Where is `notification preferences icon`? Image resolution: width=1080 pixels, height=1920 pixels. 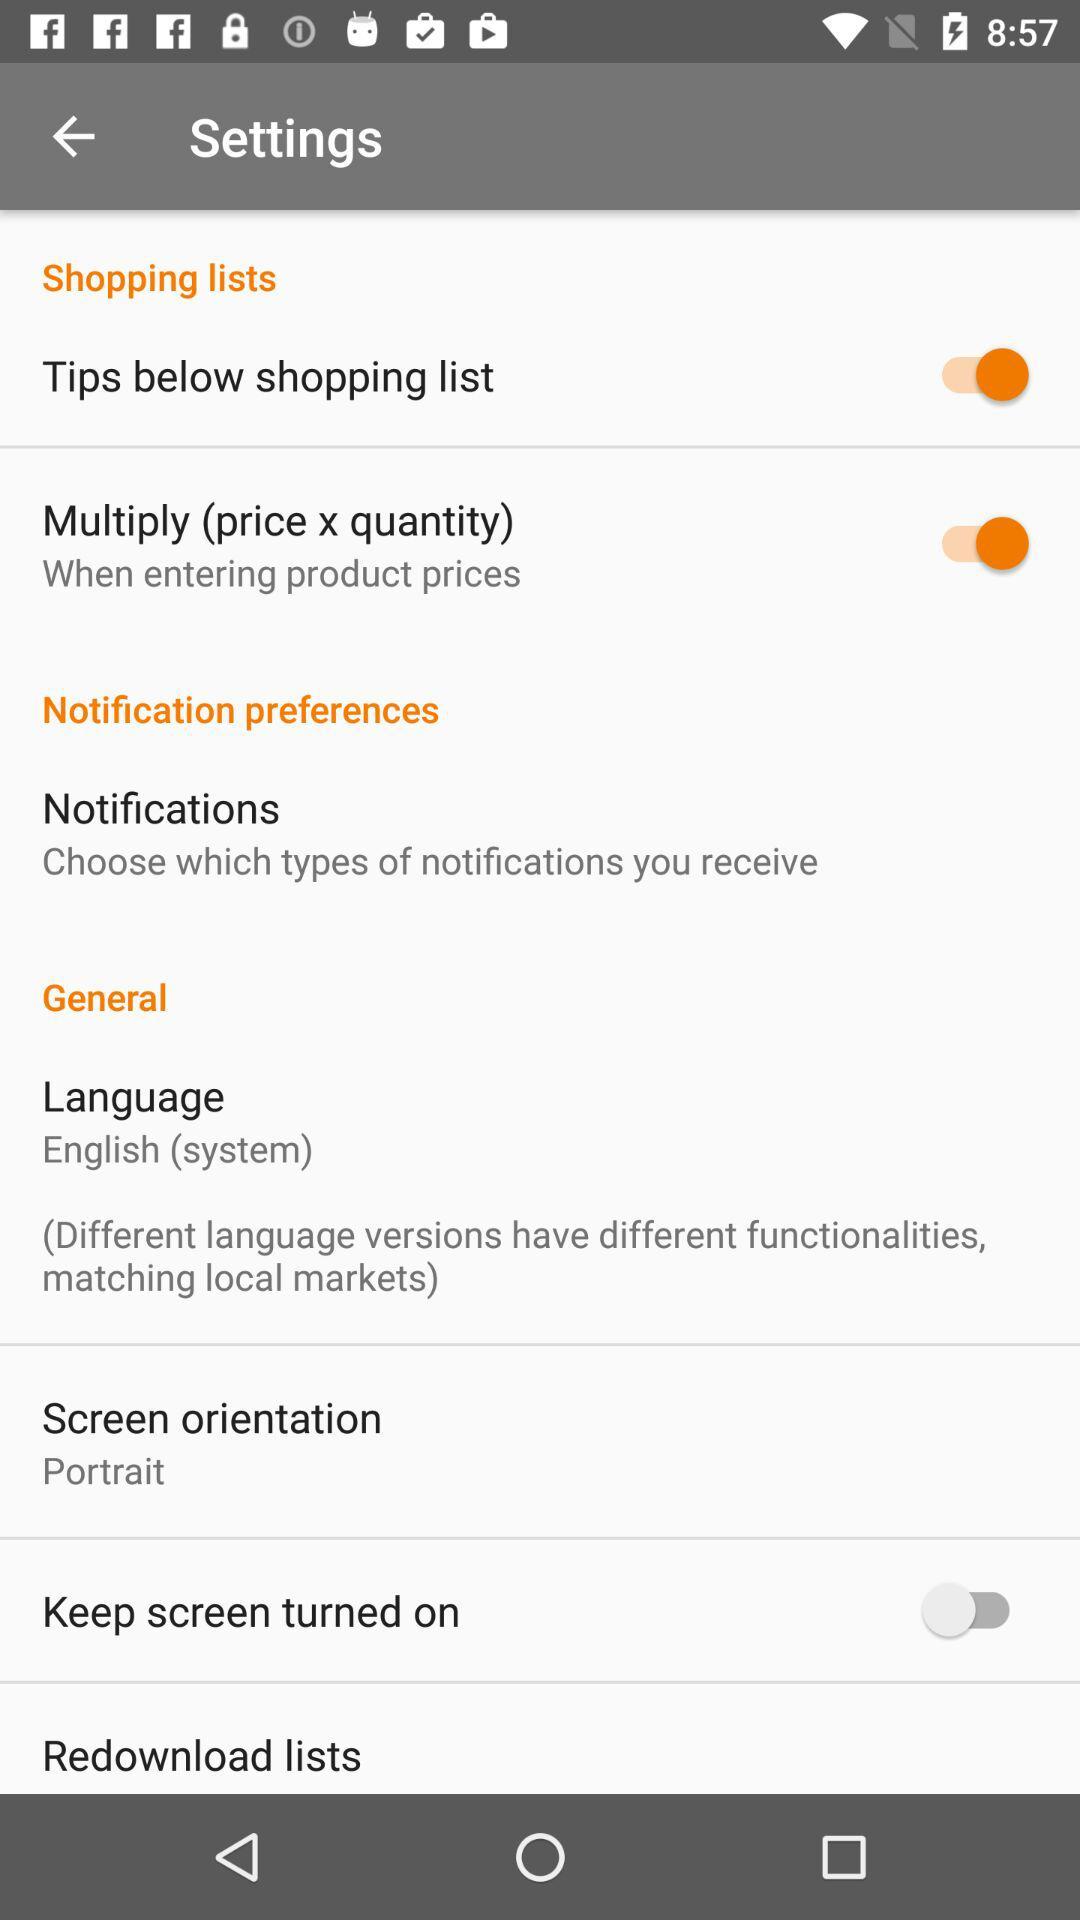
notification preferences icon is located at coordinates (540, 687).